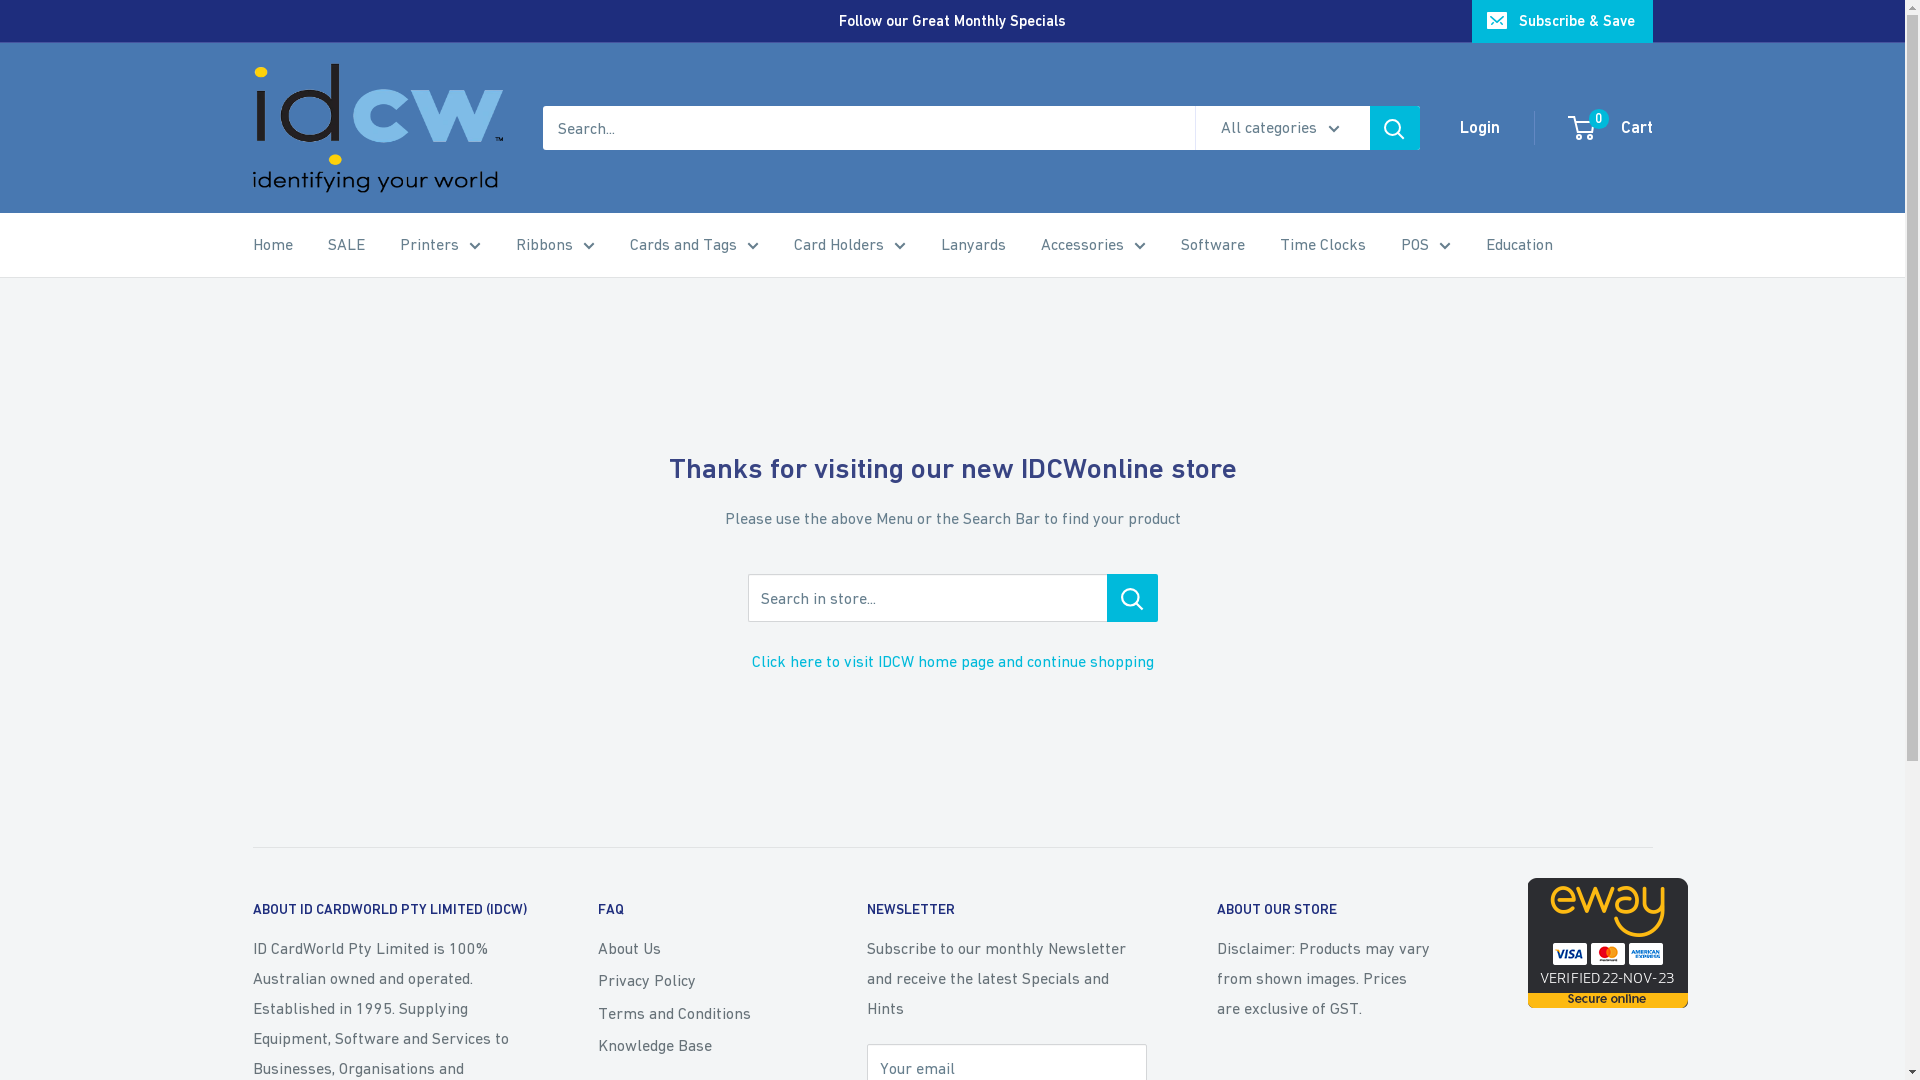  Describe the element at coordinates (555, 244) in the screenshot. I see `'Ribbons'` at that location.